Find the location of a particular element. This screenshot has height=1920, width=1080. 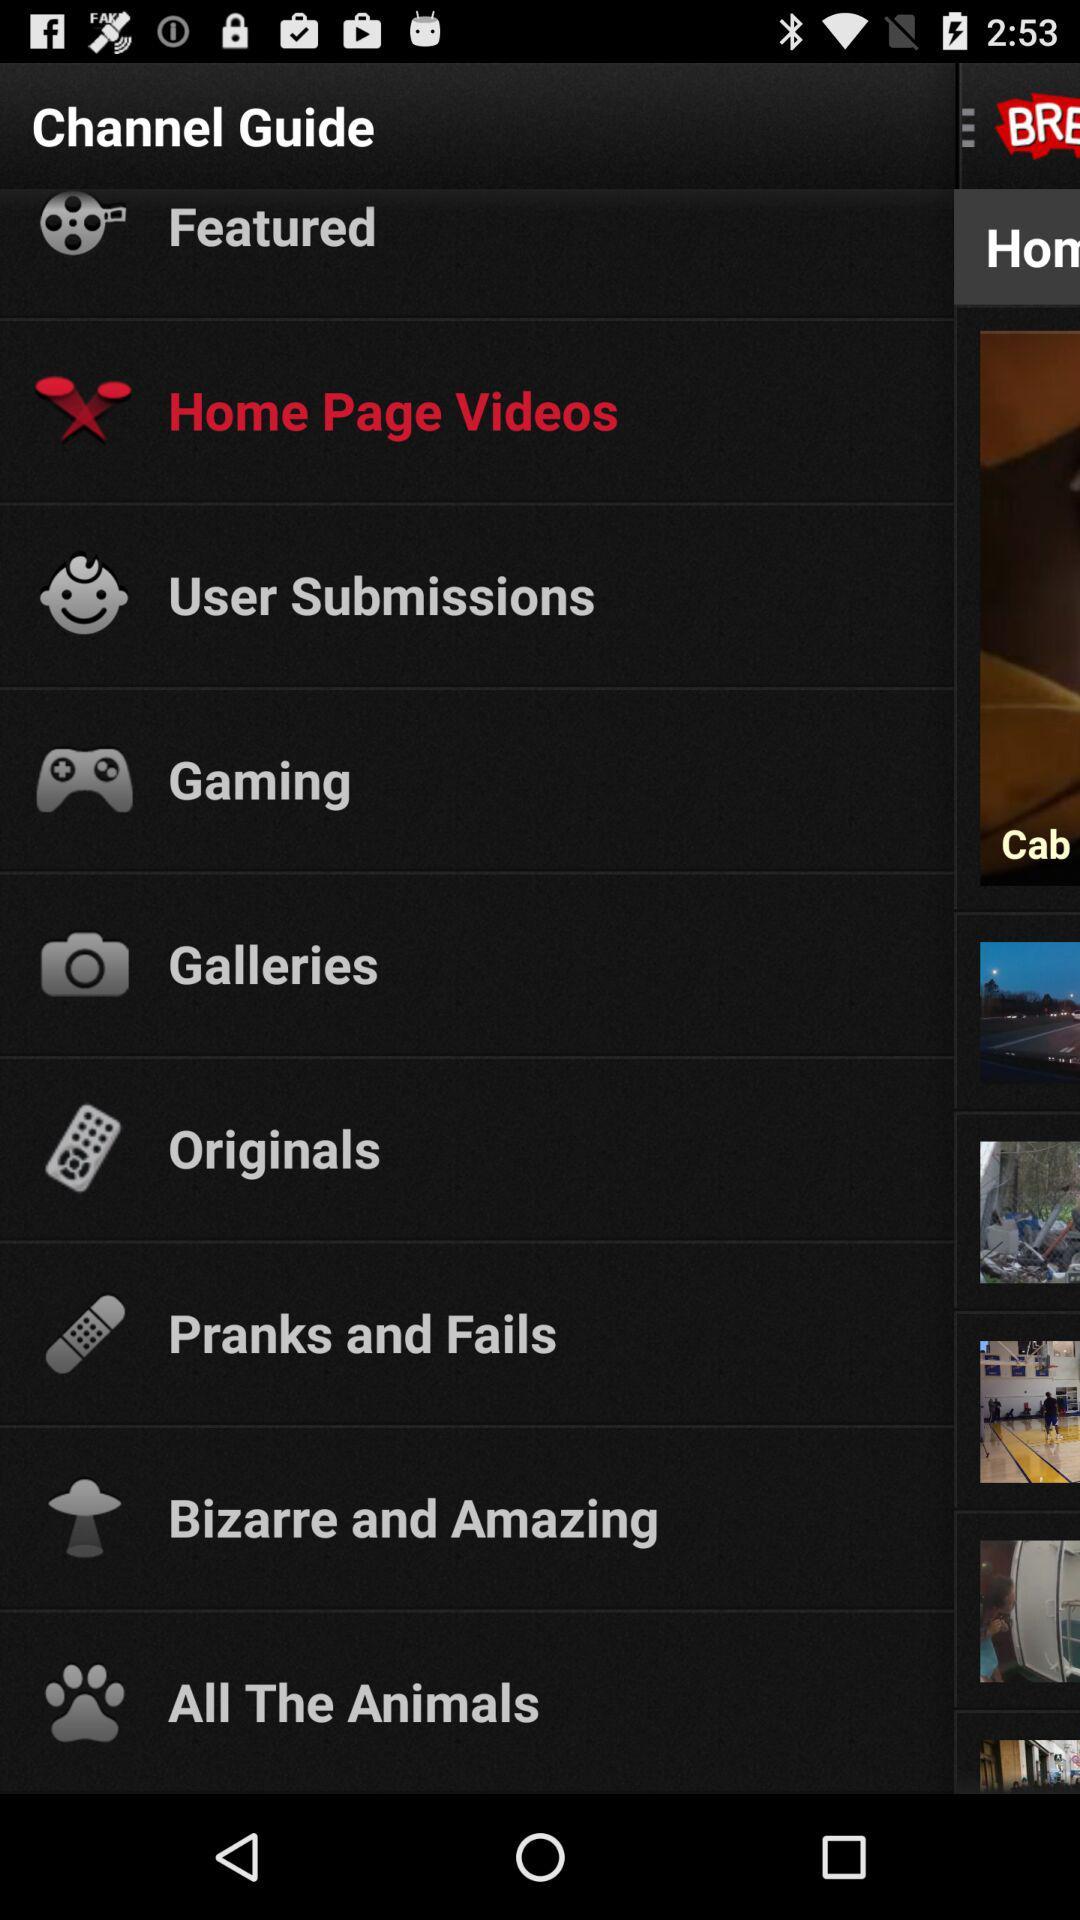

user submissions app is located at coordinates (542, 593).